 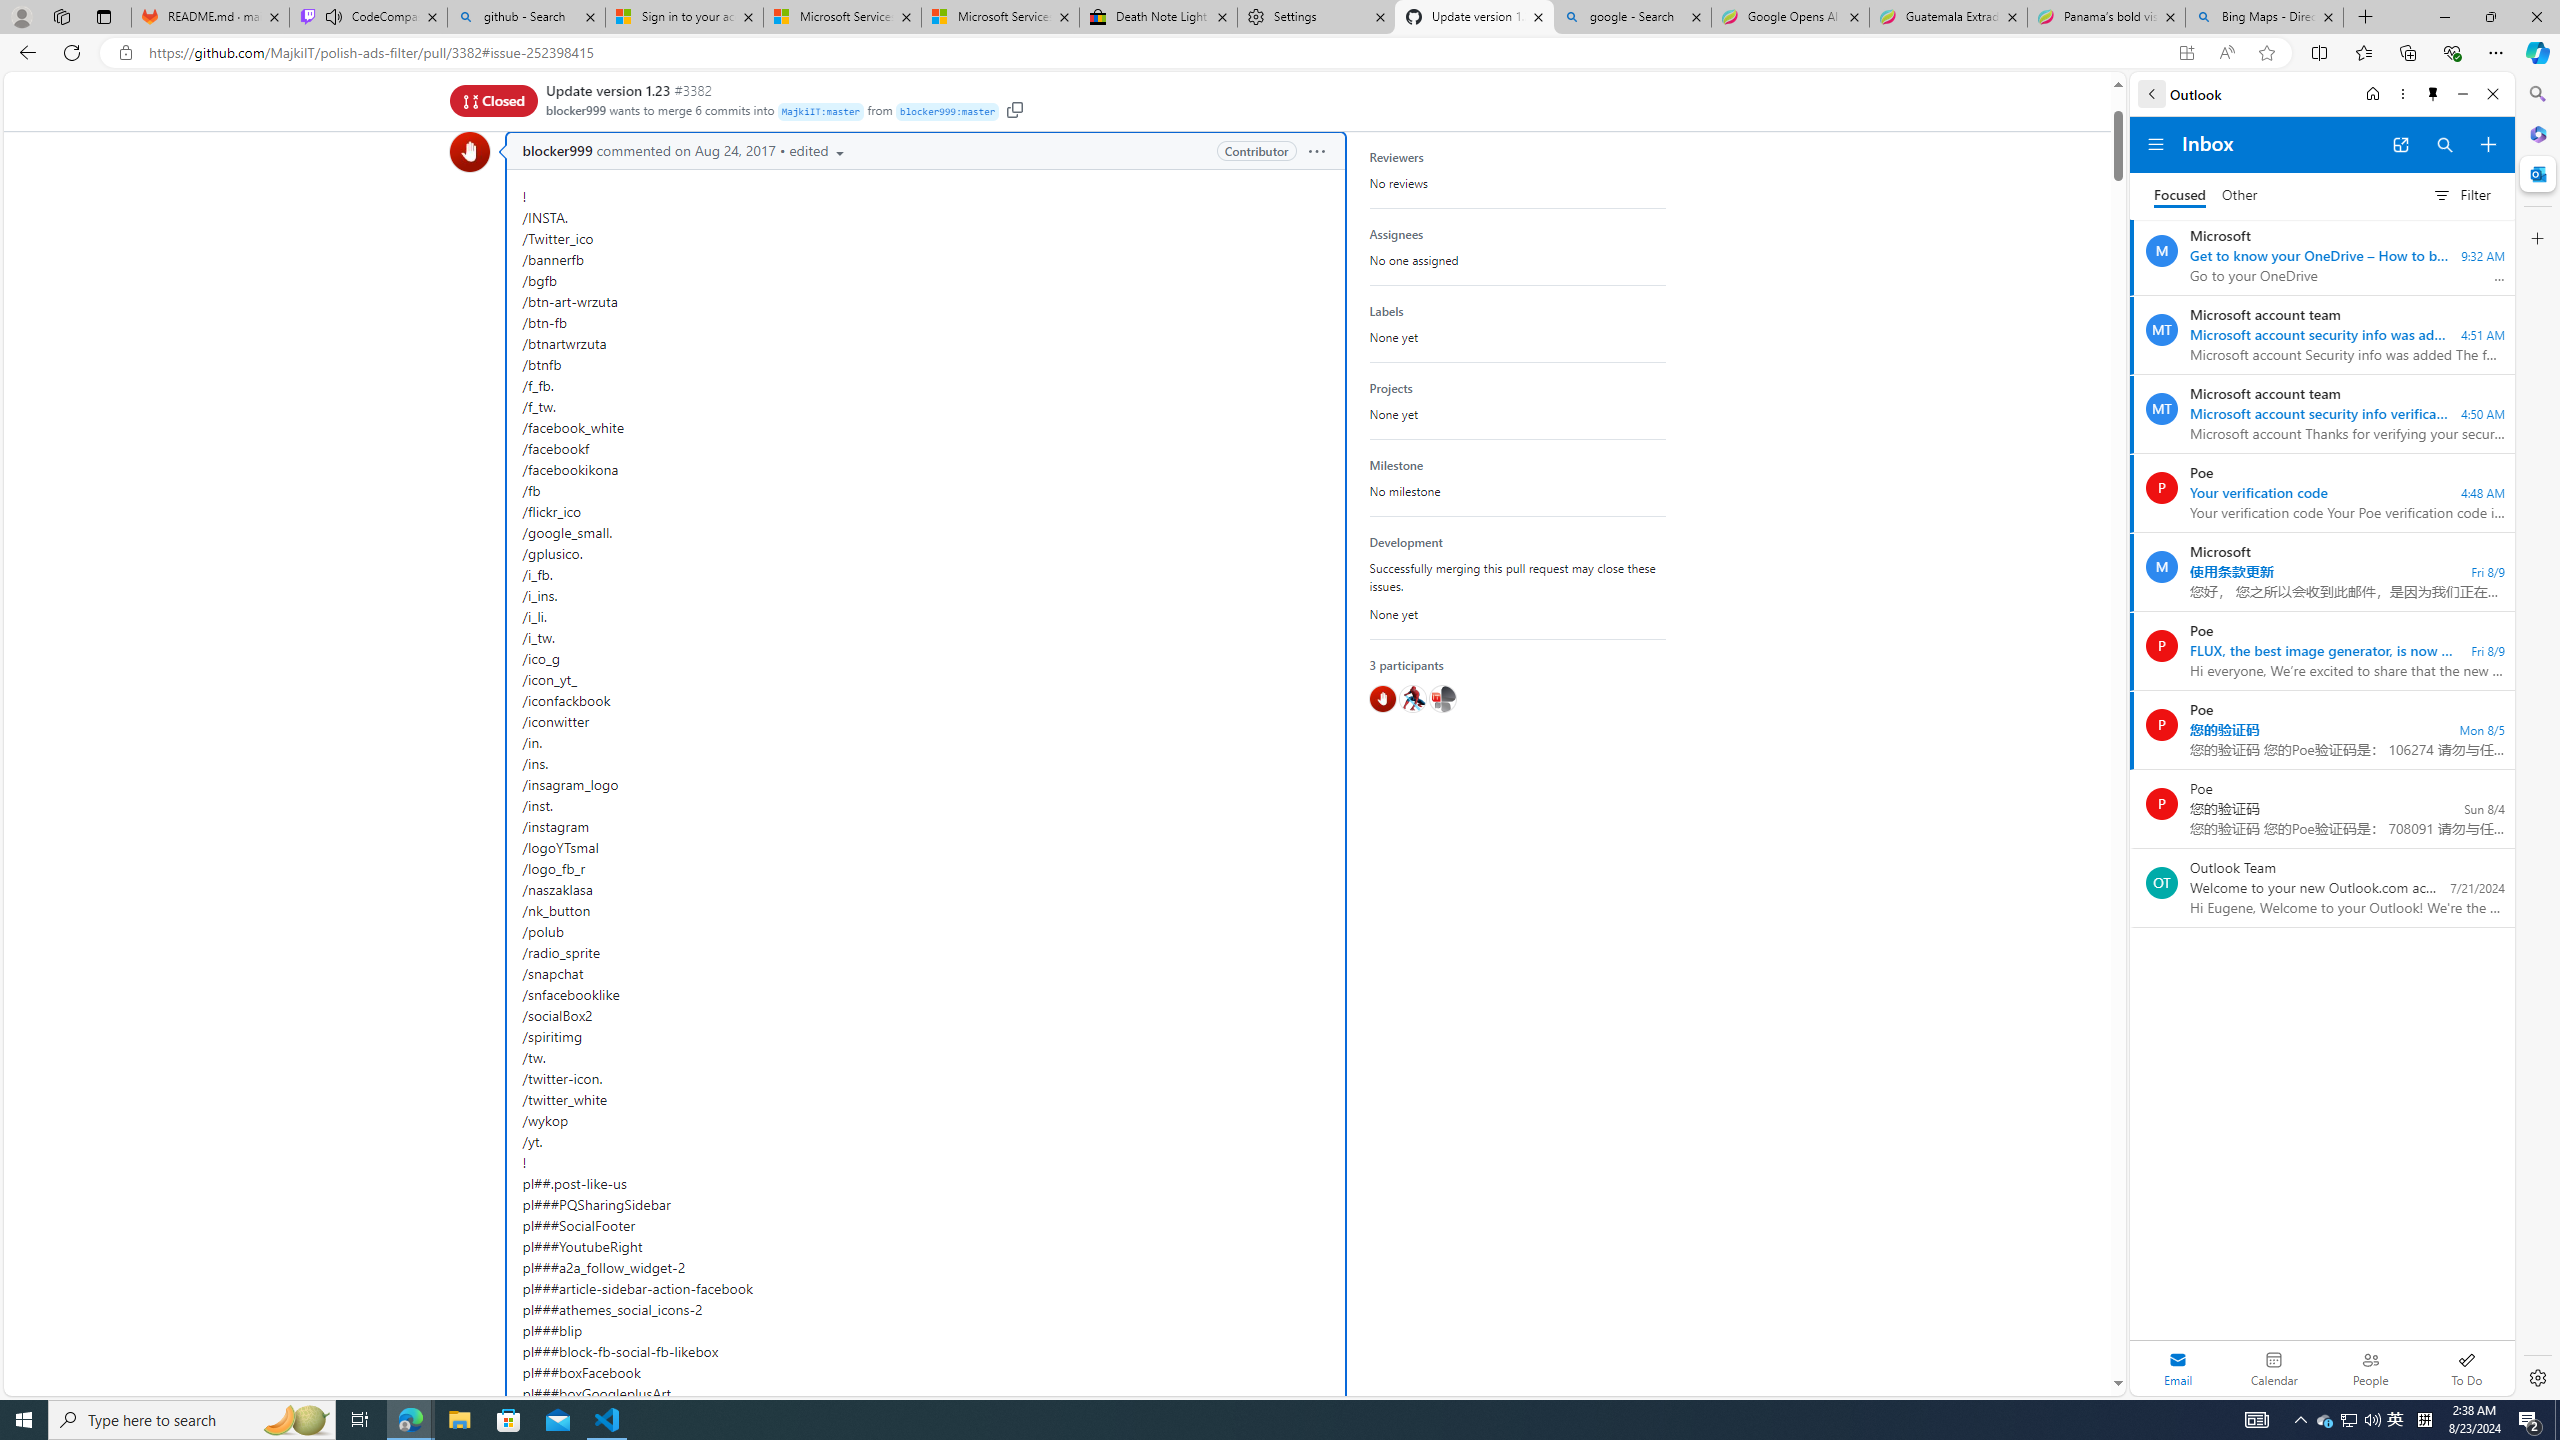 What do you see at coordinates (684, 16) in the screenshot?
I see `'Sign in to your account'` at bounding box center [684, 16].